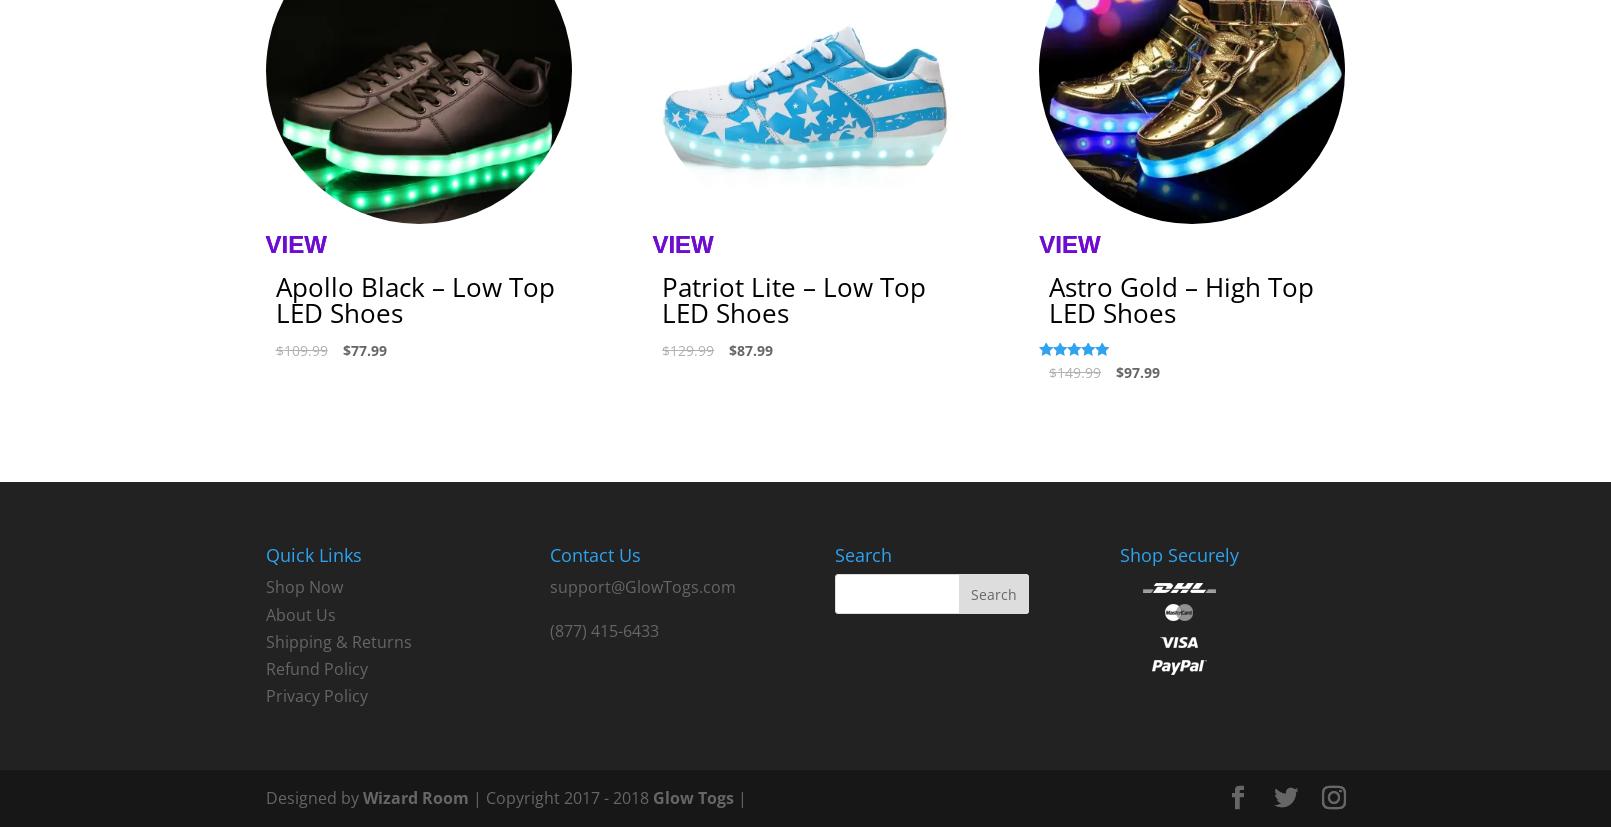  I want to click on 'Shop Now', so click(303, 587).